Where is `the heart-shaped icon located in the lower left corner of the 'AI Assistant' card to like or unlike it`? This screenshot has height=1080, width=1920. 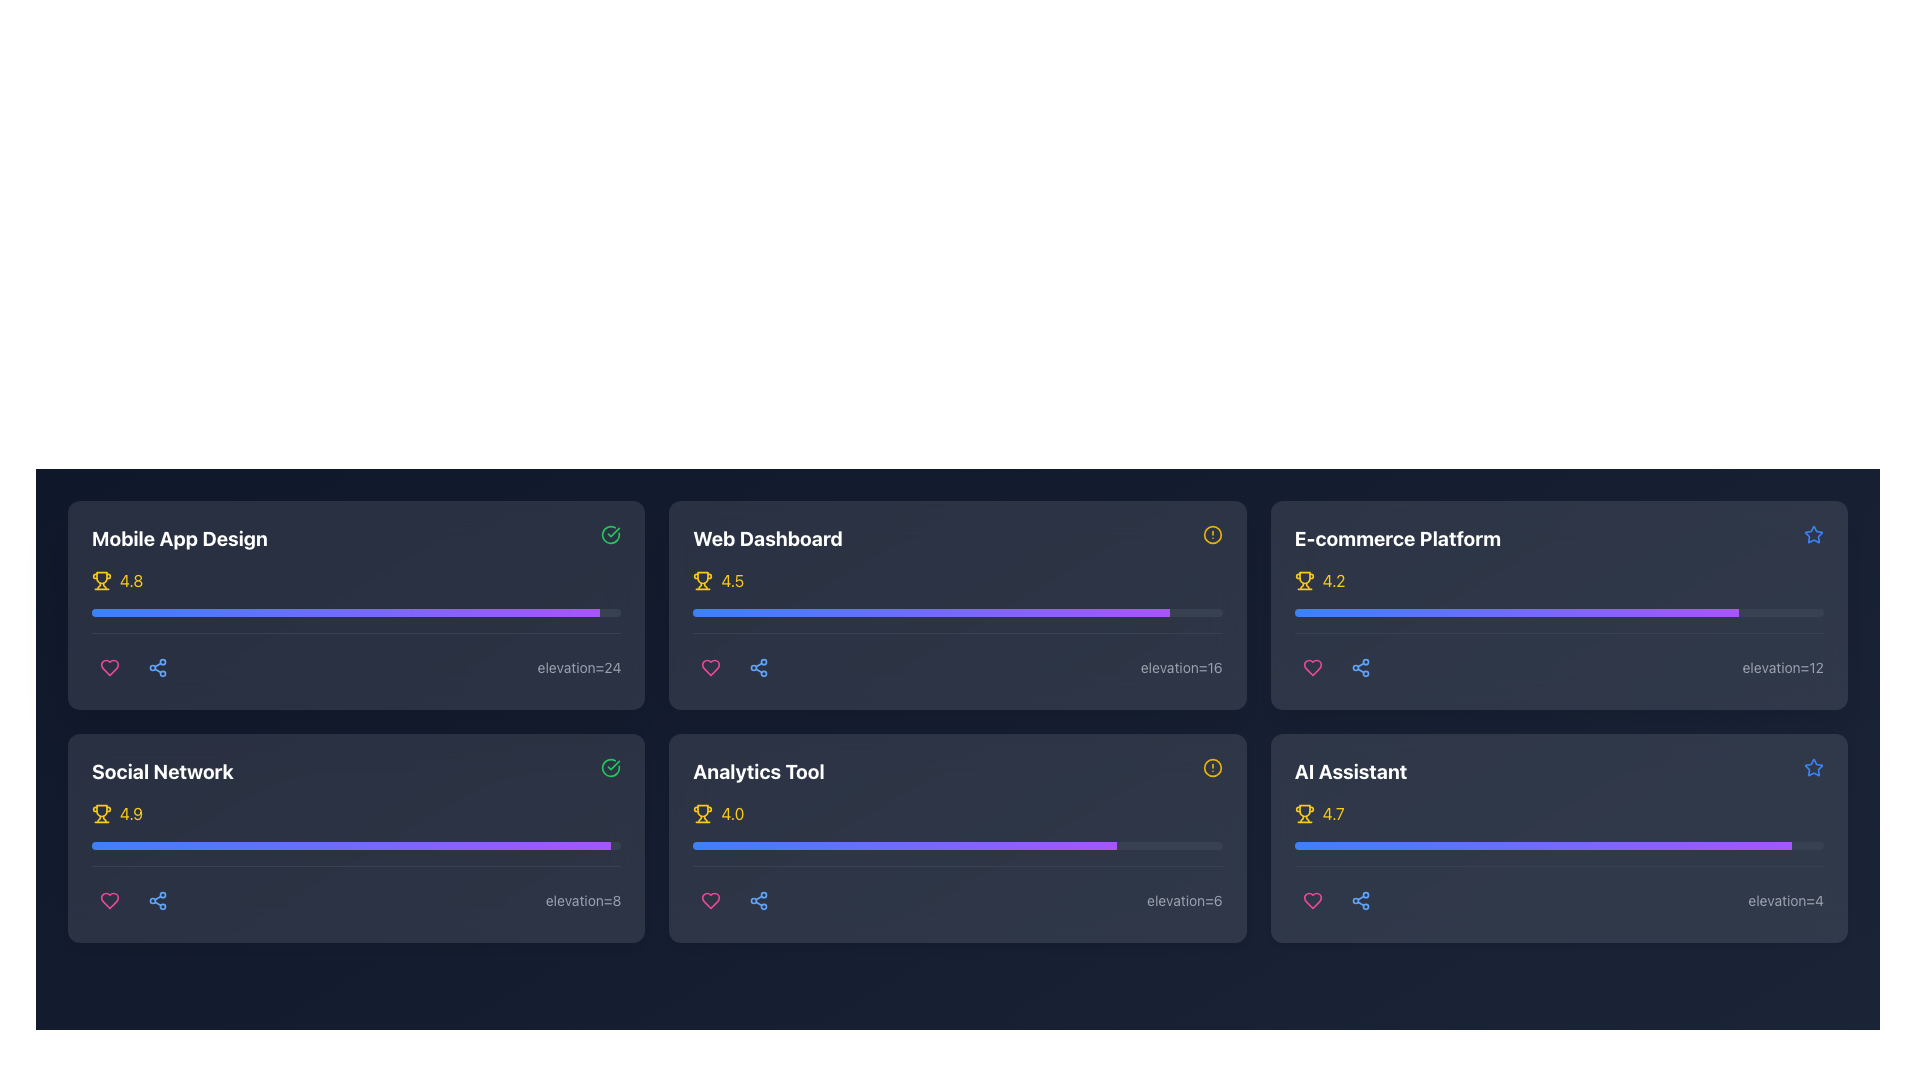 the heart-shaped icon located in the lower left corner of the 'AI Assistant' card to like or unlike it is located at coordinates (1312, 901).